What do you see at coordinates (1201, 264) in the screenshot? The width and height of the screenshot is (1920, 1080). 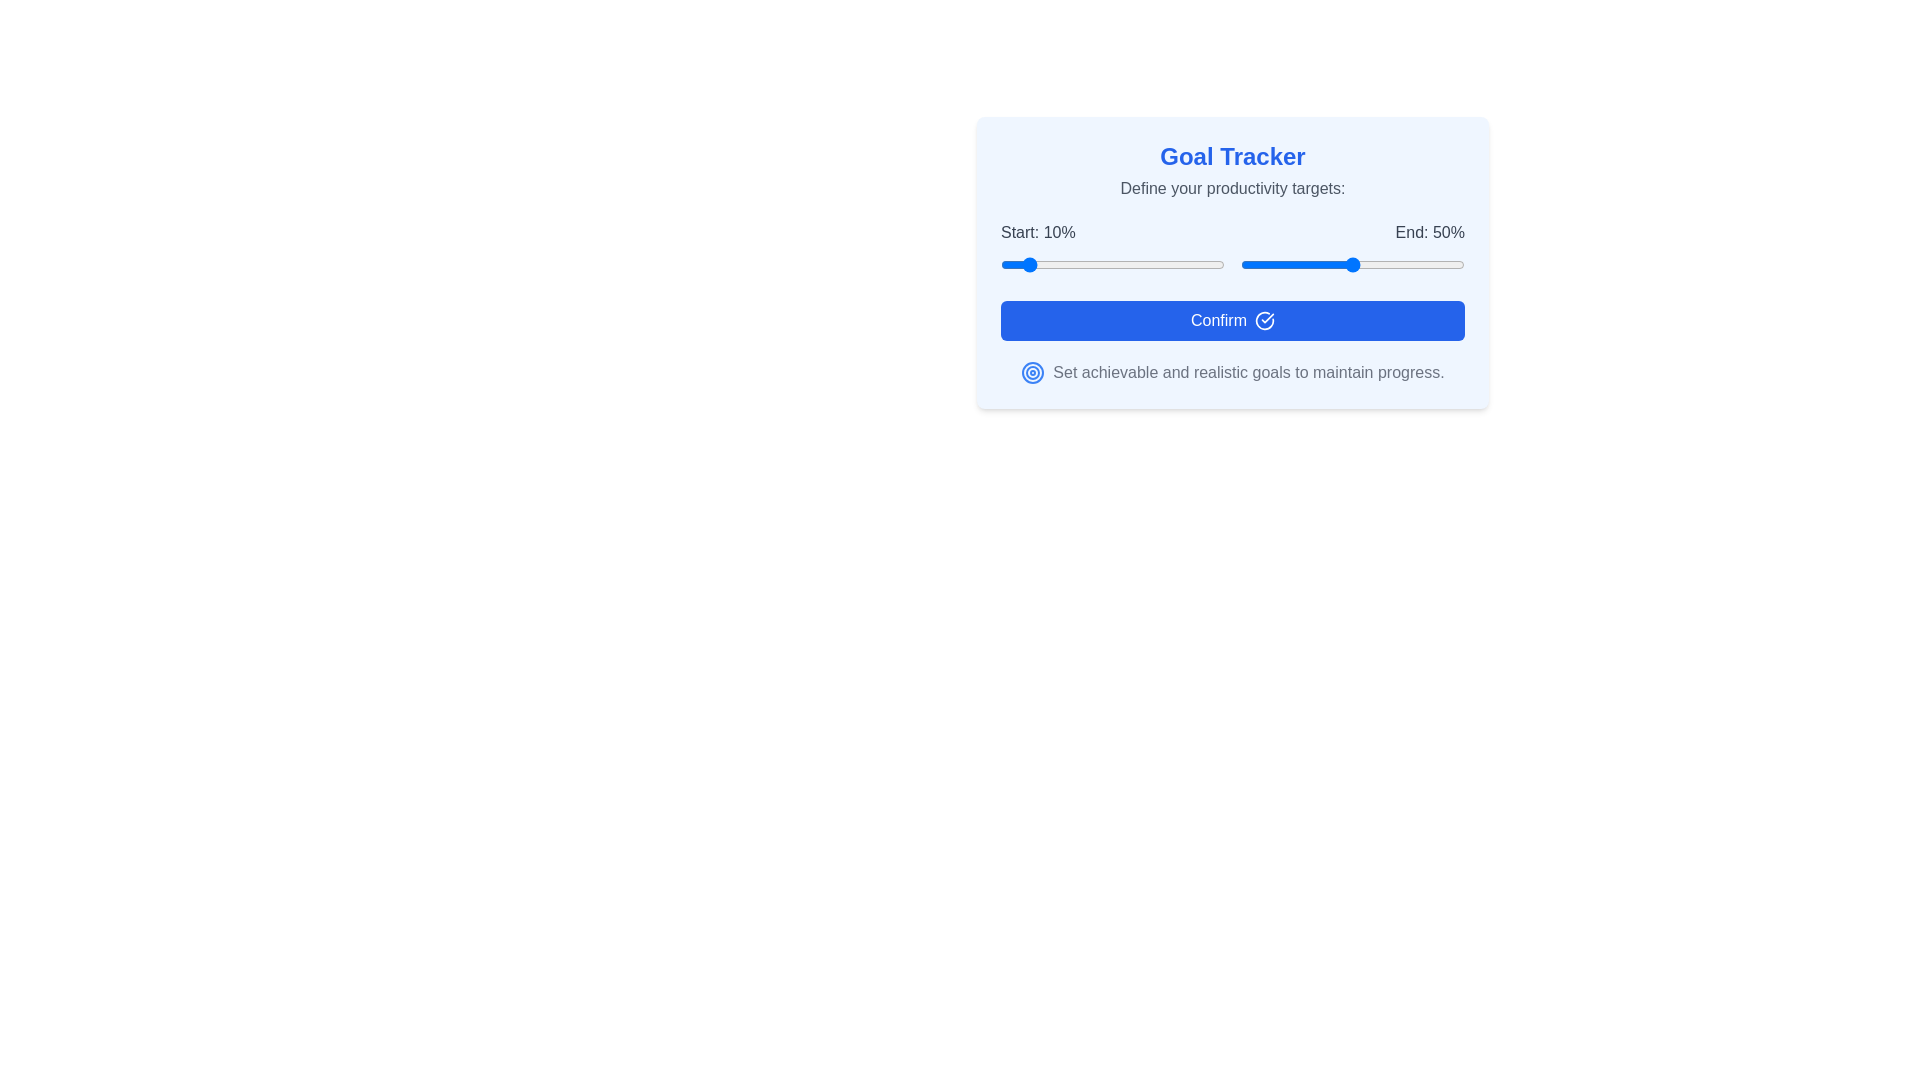 I see `the slider value` at bounding box center [1201, 264].